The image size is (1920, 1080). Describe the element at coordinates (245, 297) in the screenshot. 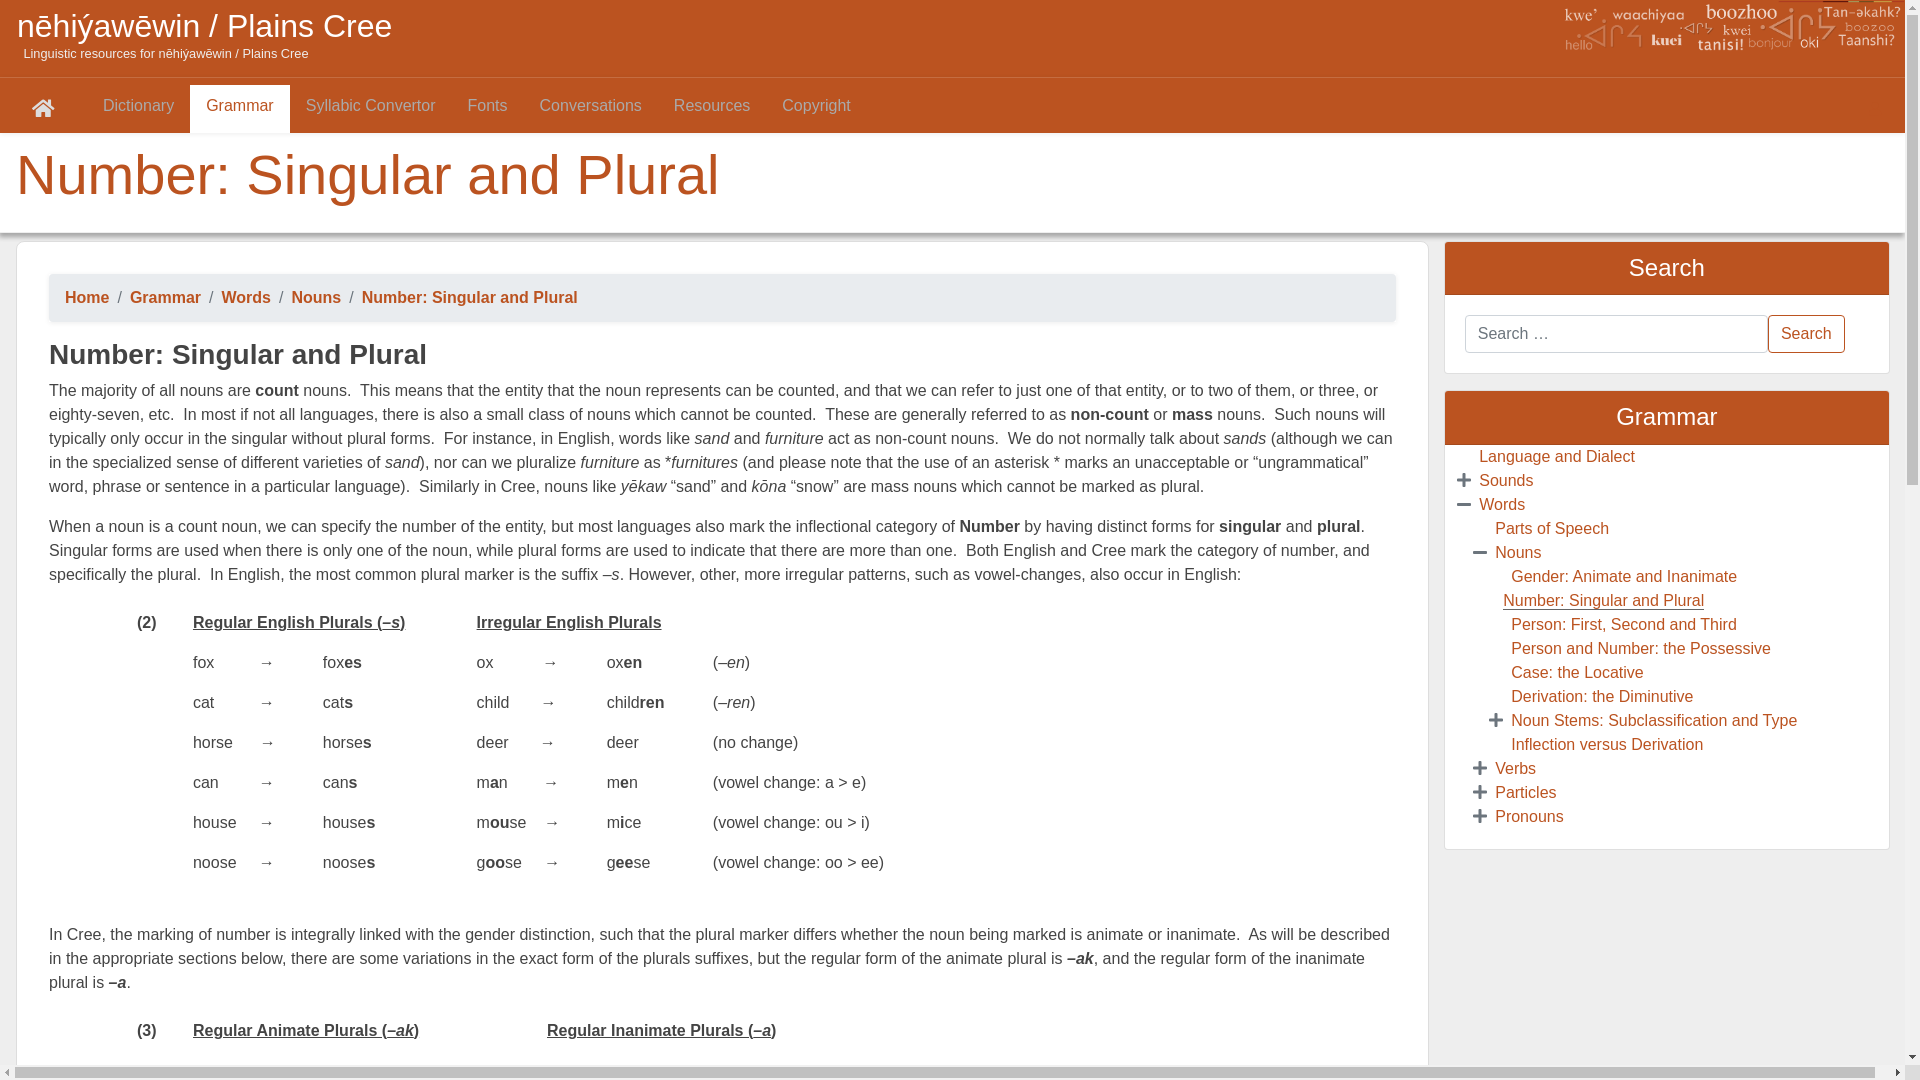

I see `'Words'` at that location.